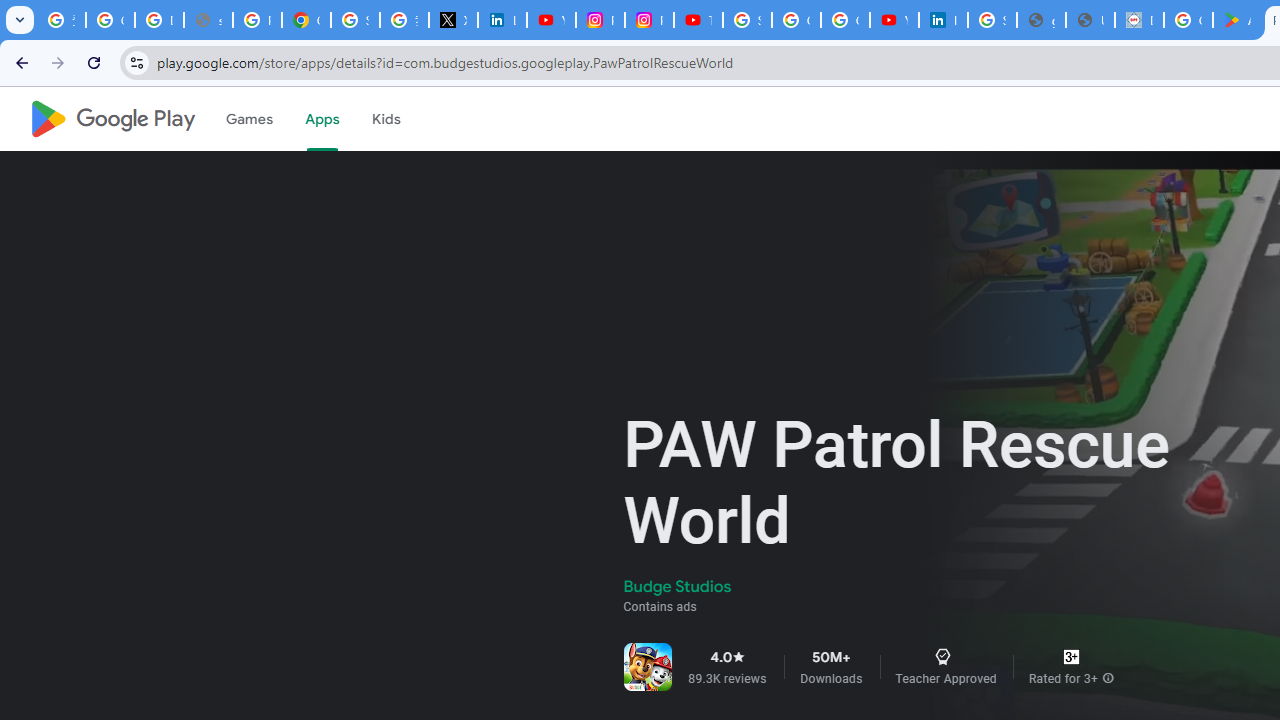 Image resolution: width=1280 pixels, height=720 pixels. I want to click on 'Sign in - Google Accounts', so click(355, 20).